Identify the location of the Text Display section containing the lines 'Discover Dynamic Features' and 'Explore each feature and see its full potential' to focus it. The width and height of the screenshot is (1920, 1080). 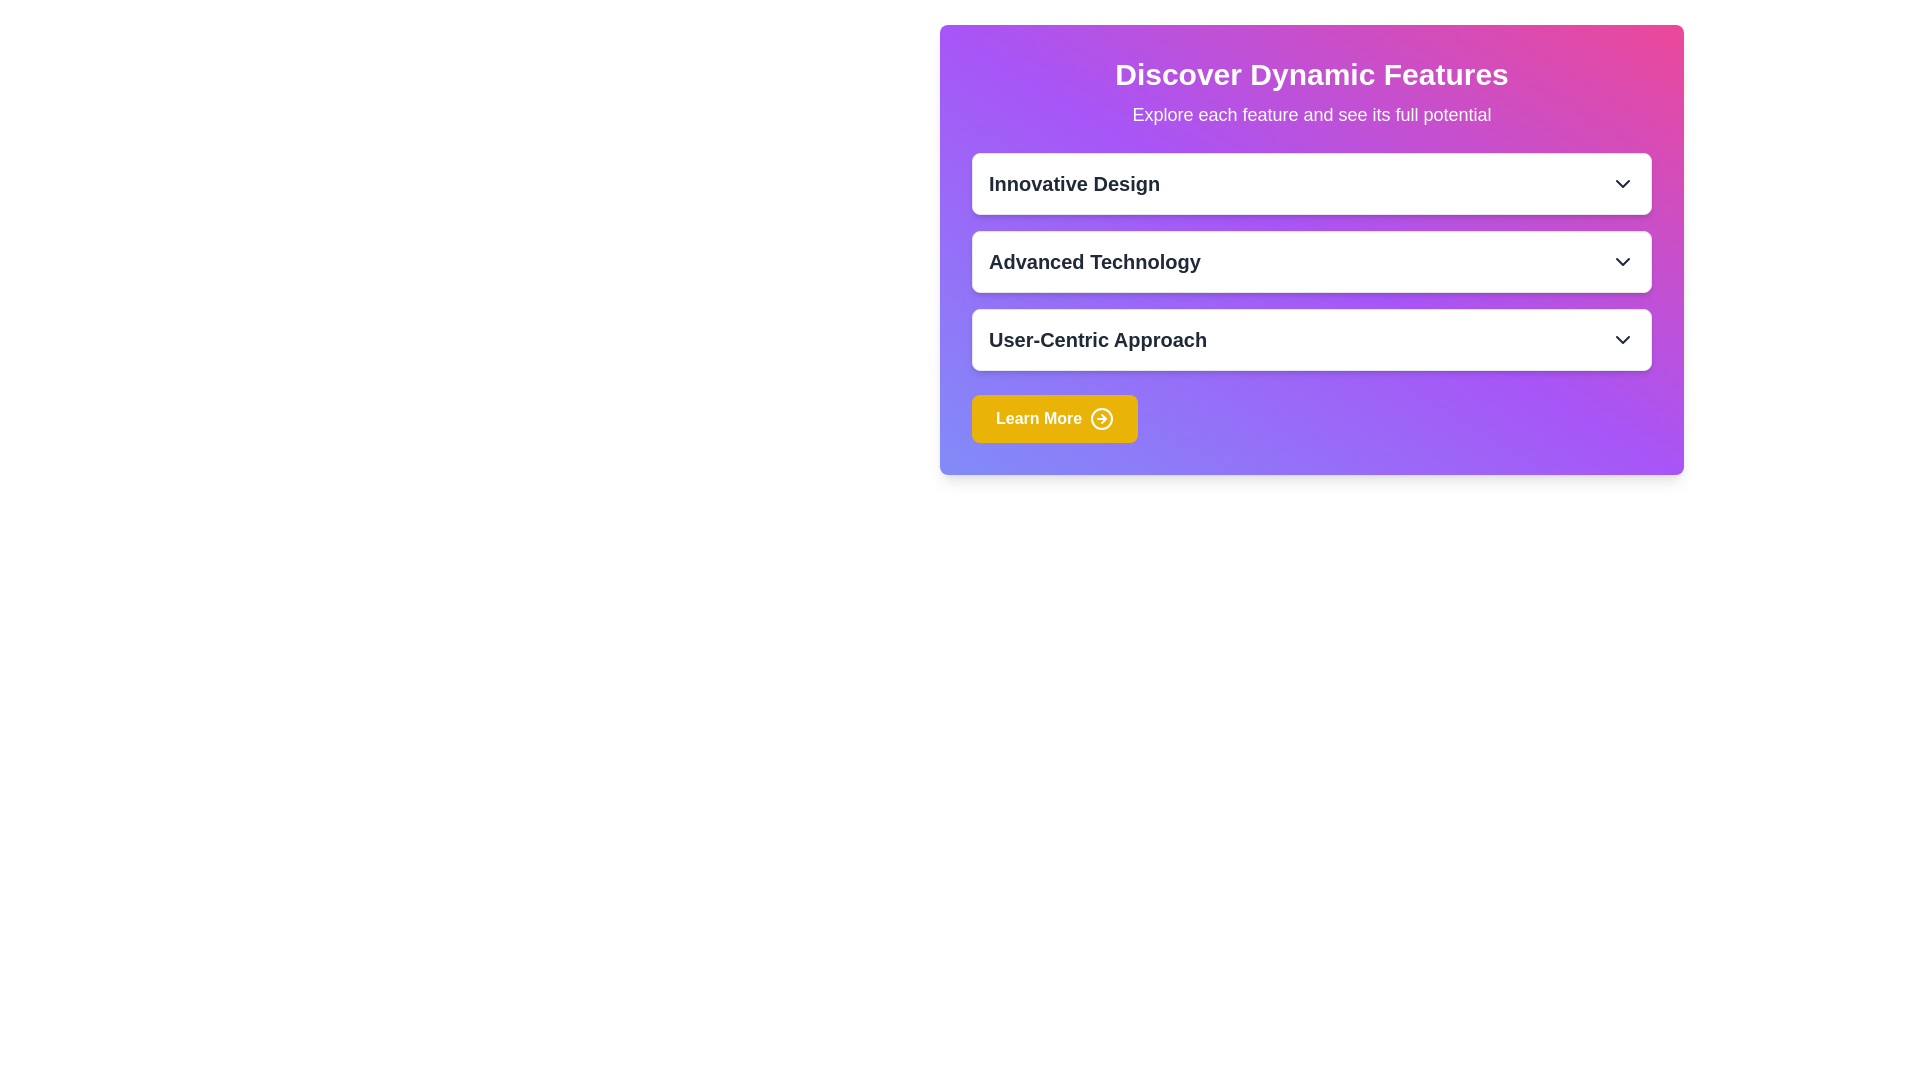
(1311, 92).